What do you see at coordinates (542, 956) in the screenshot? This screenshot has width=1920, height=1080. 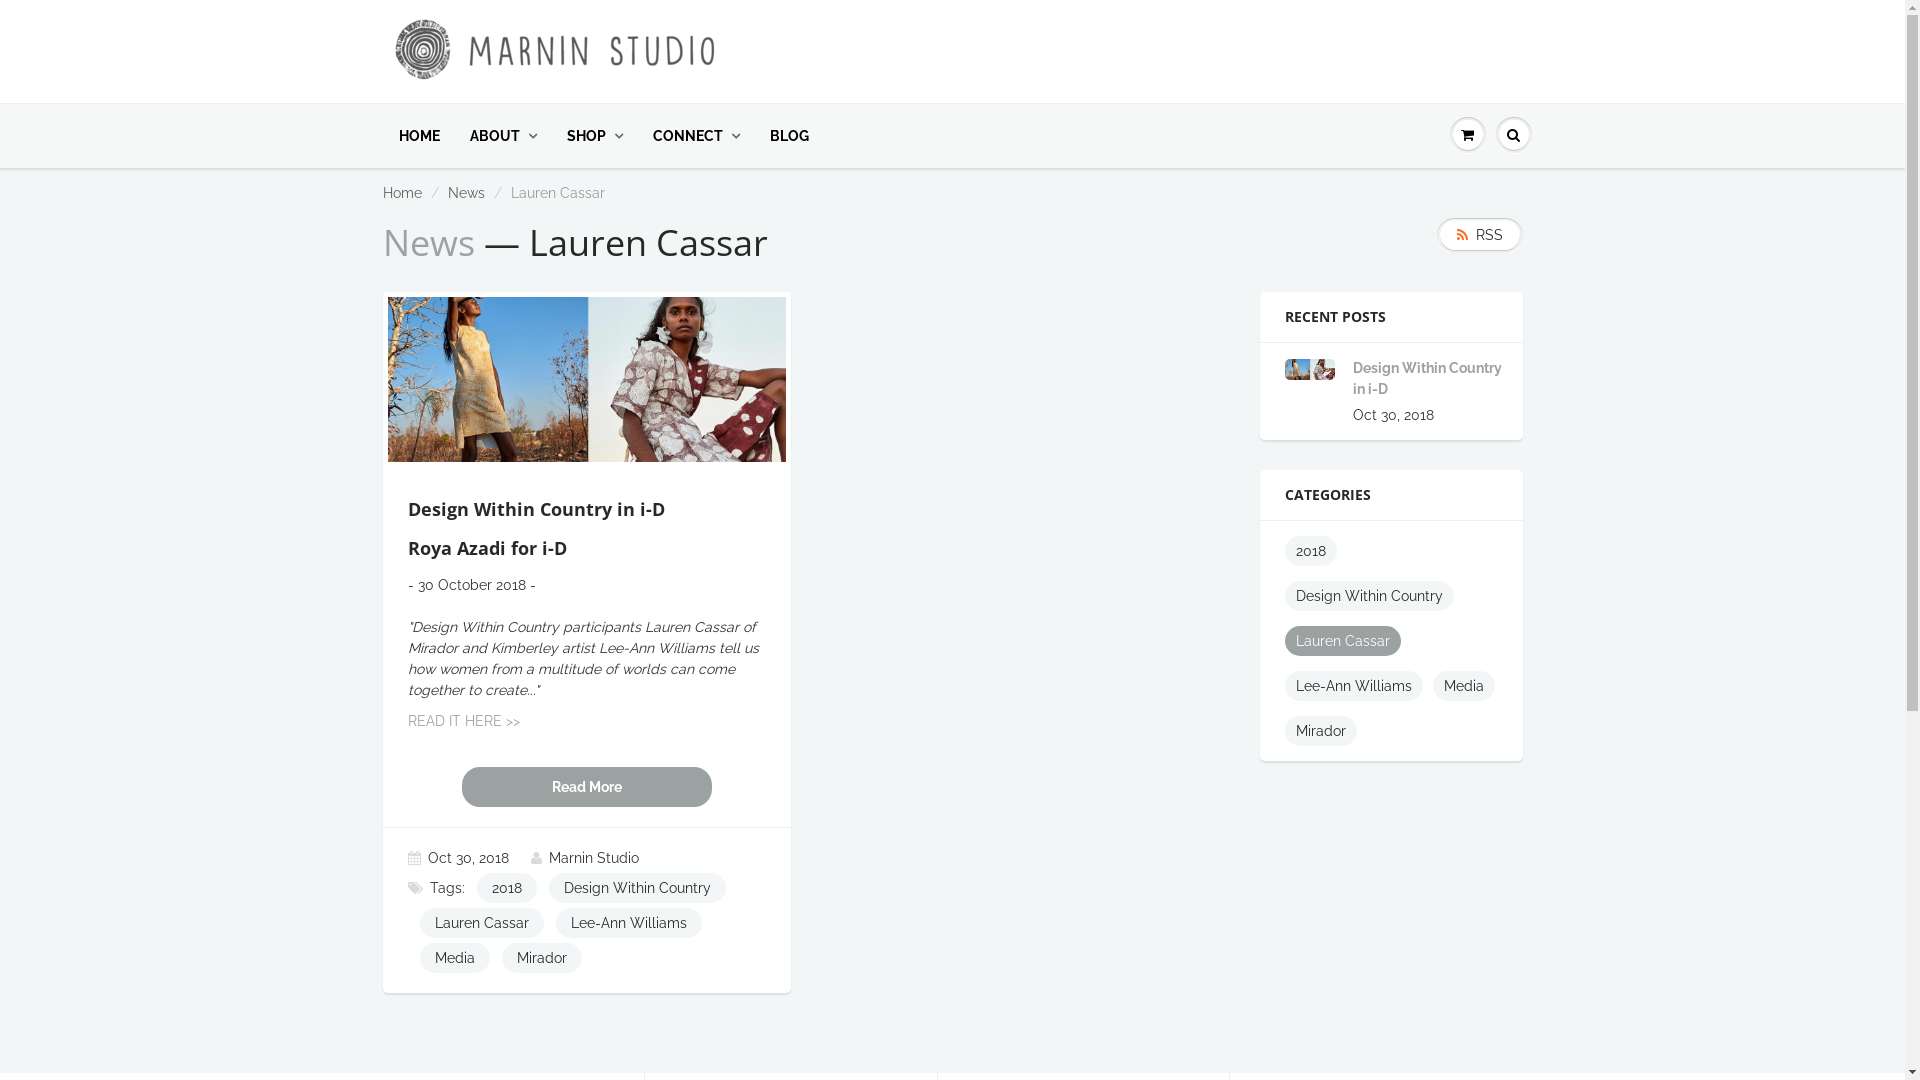 I see `'Mirador'` at bounding box center [542, 956].